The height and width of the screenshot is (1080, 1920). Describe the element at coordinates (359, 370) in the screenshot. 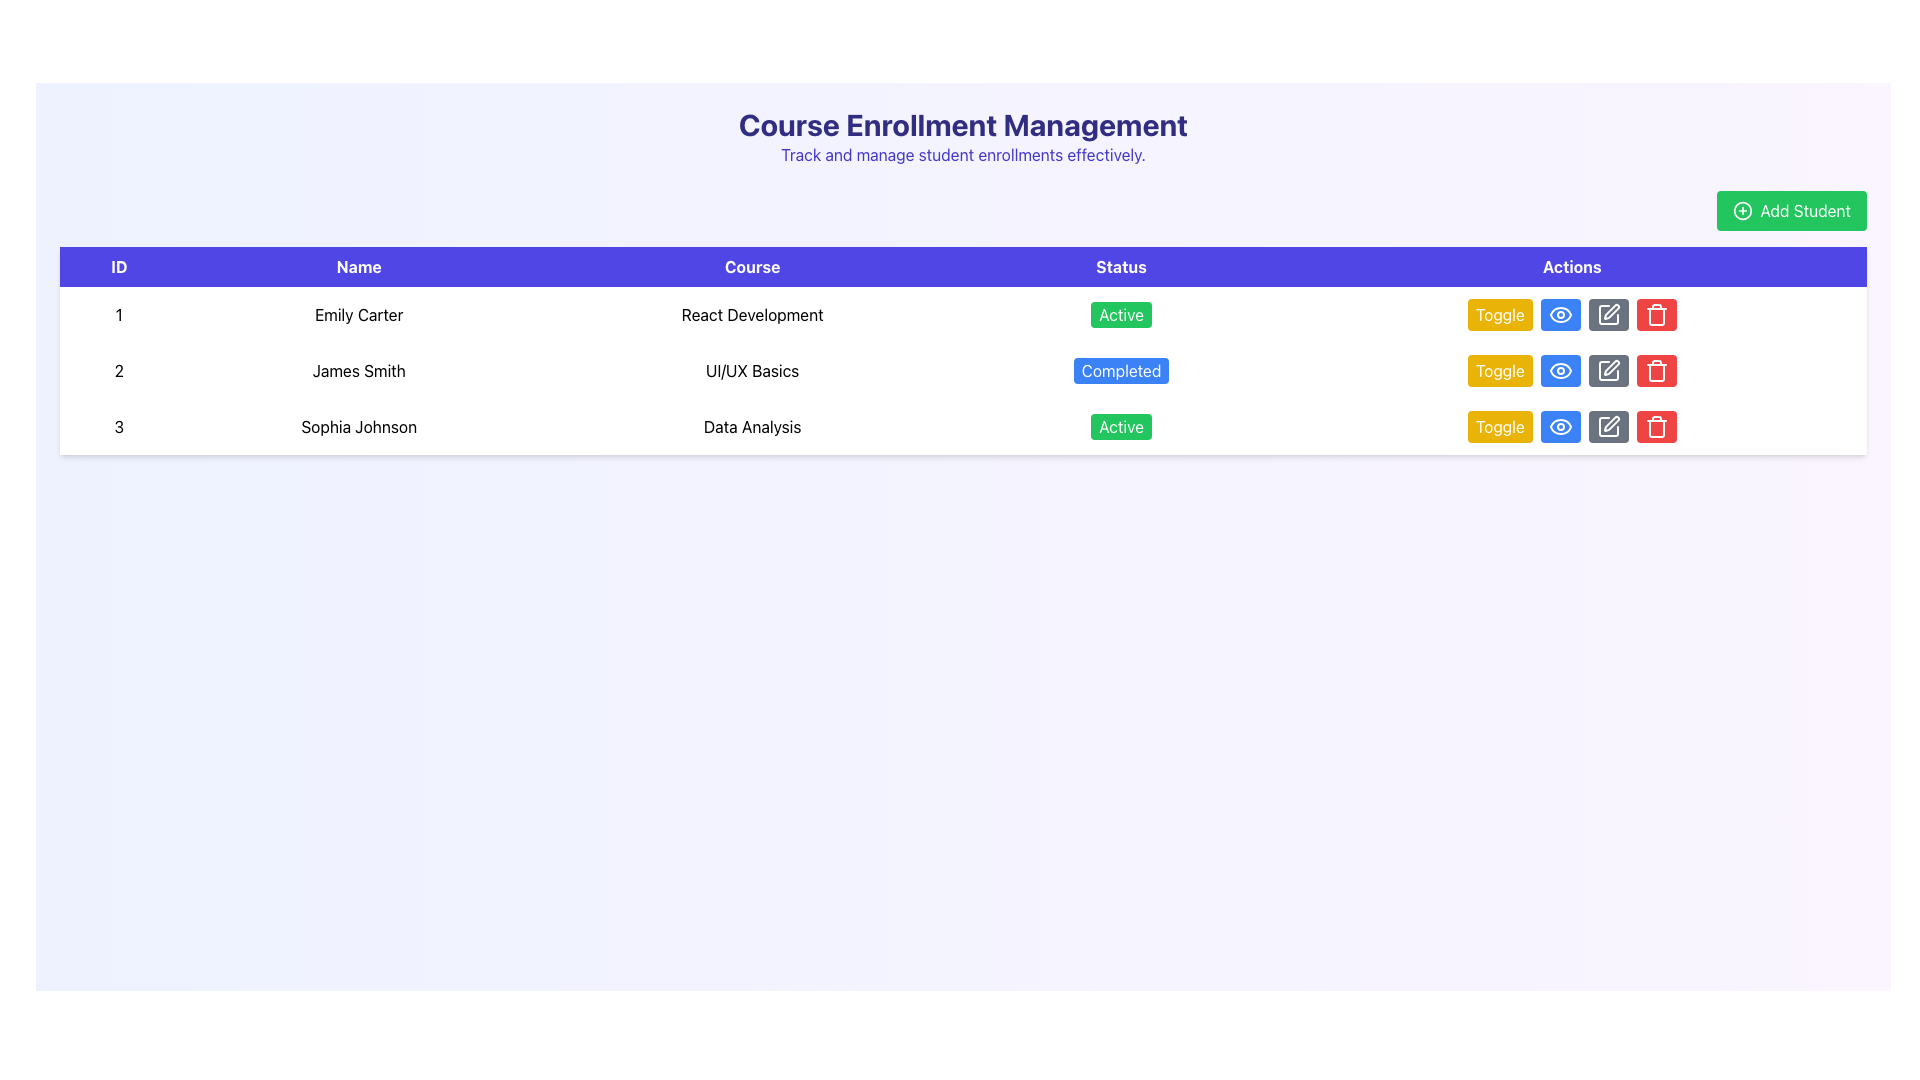

I see `the static text element displaying the name 'James Smith' in the second row of the 'Name' column of the data table` at that location.